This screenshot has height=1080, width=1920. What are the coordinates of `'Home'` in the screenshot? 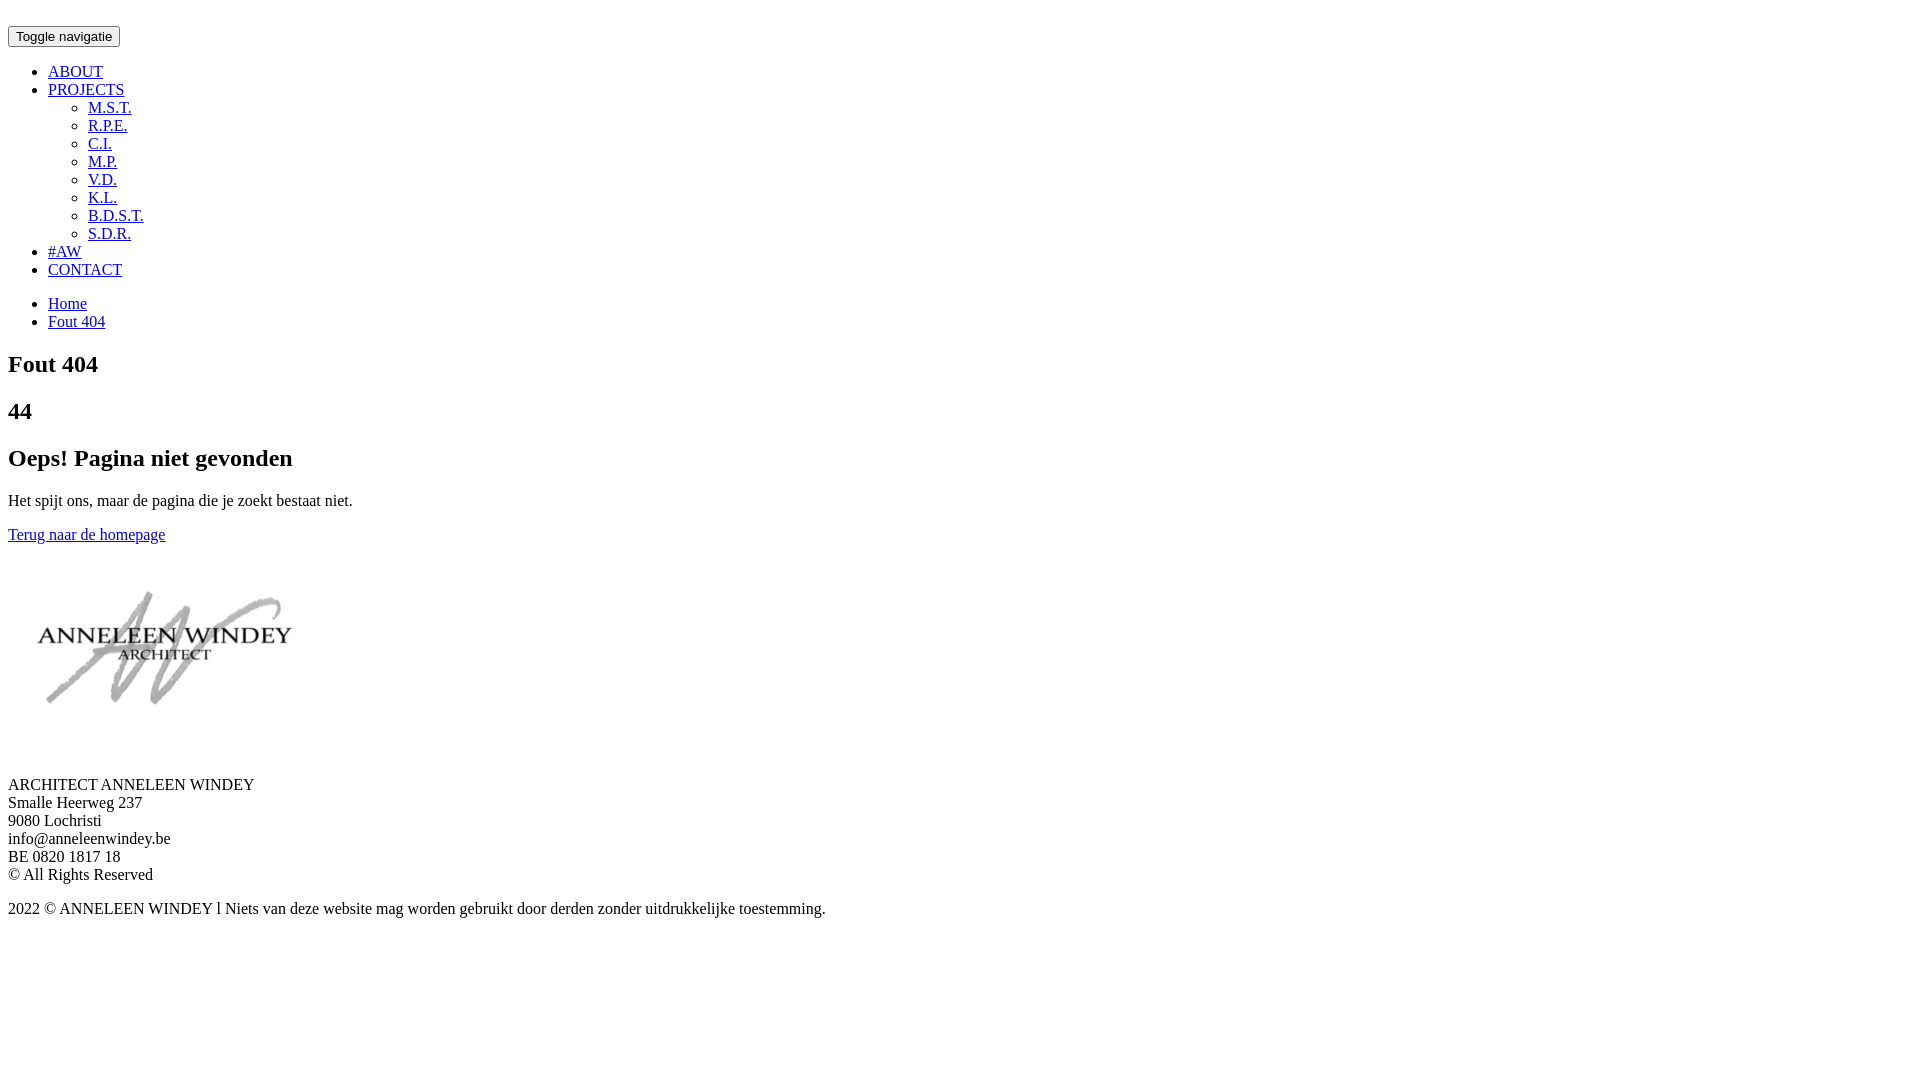 It's located at (67, 303).